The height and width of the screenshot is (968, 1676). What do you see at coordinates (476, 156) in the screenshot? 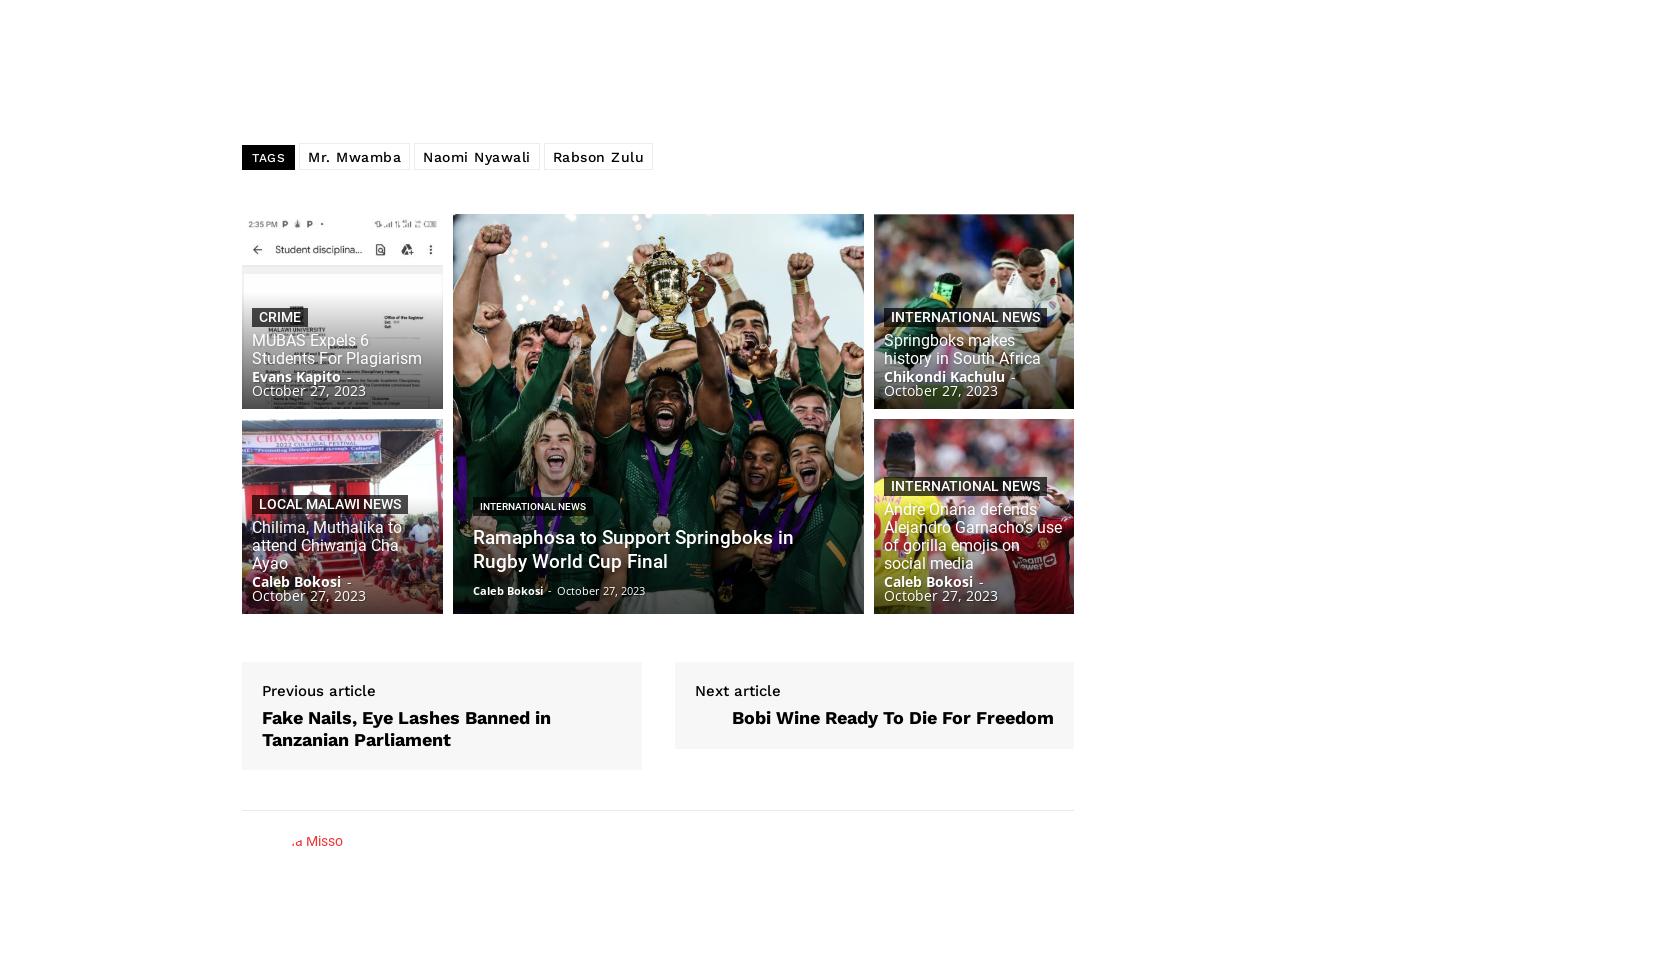
I see `'Naomi Nyawali'` at bounding box center [476, 156].